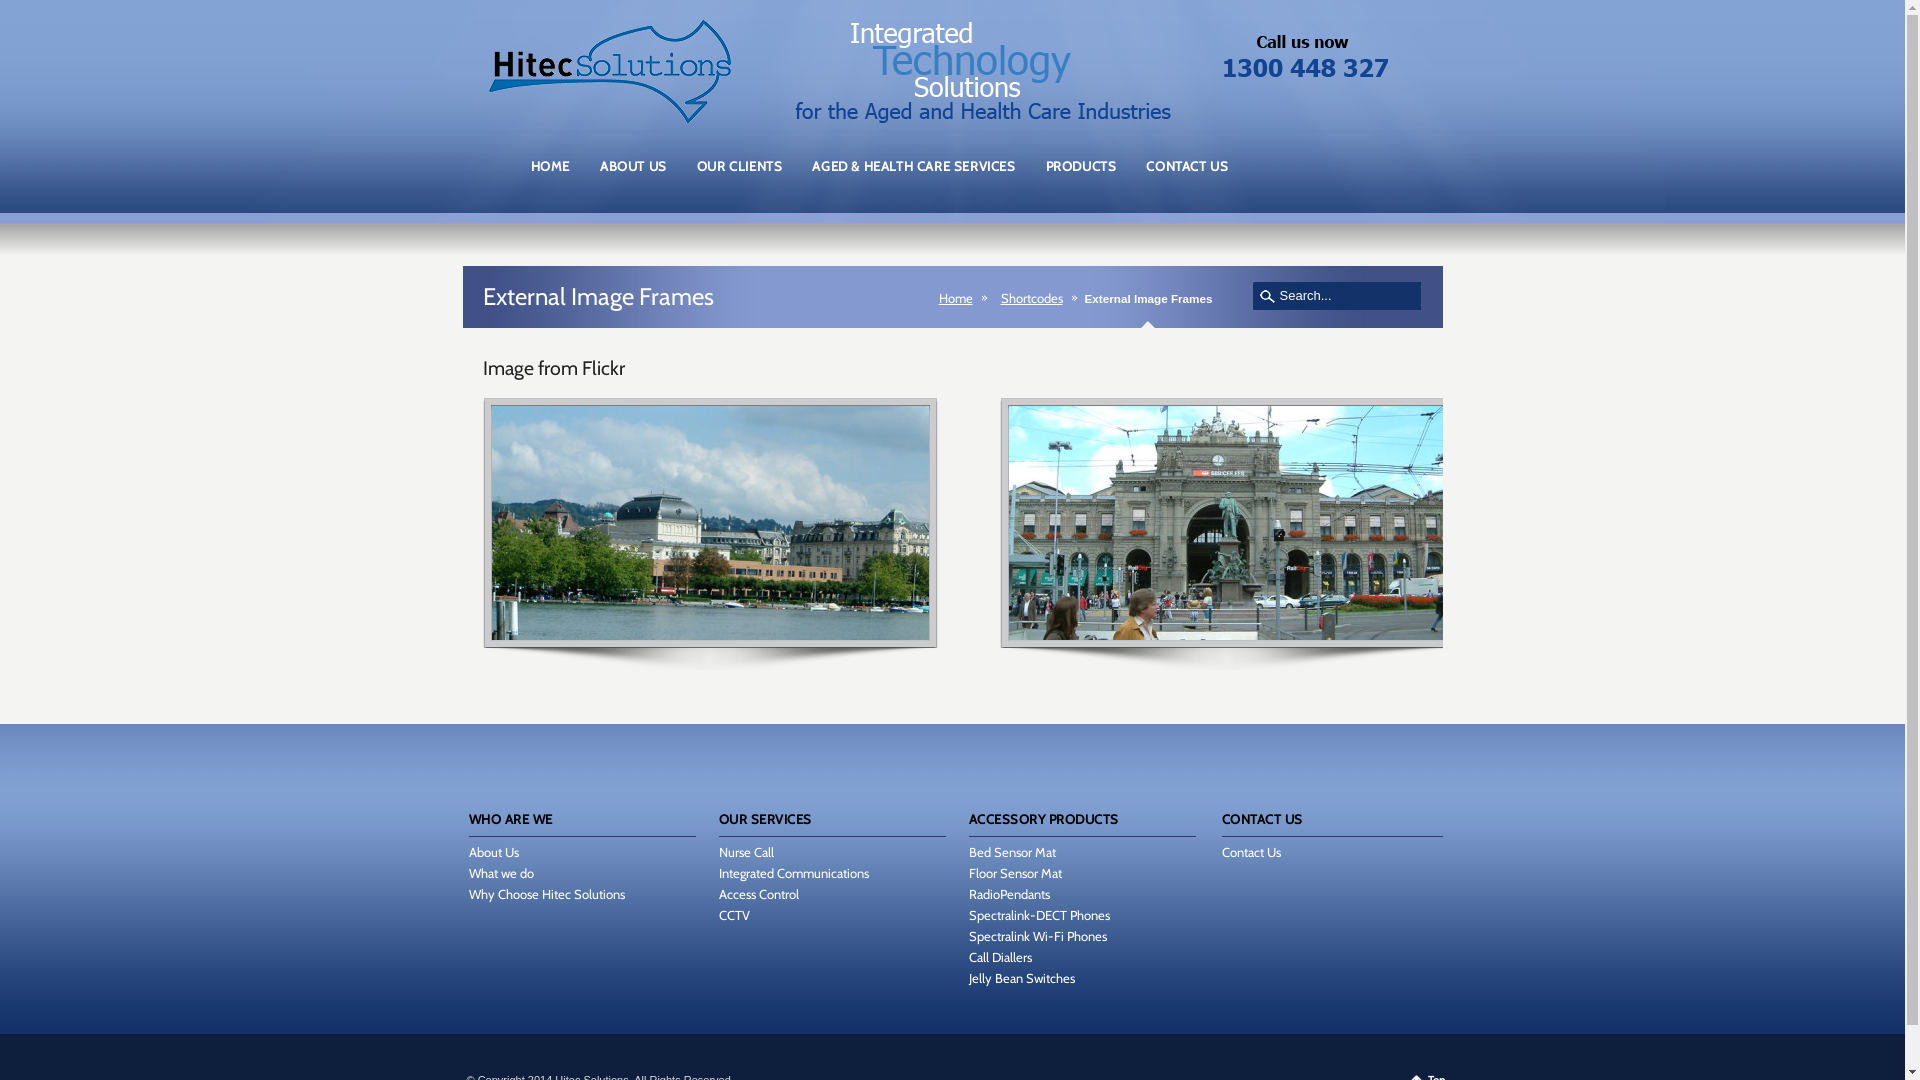 Image resolution: width=1920 pixels, height=1080 pixels. Describe the element at coordinates (1186, 175) in the screenshot. I see `'CONTACT US'` at that location.